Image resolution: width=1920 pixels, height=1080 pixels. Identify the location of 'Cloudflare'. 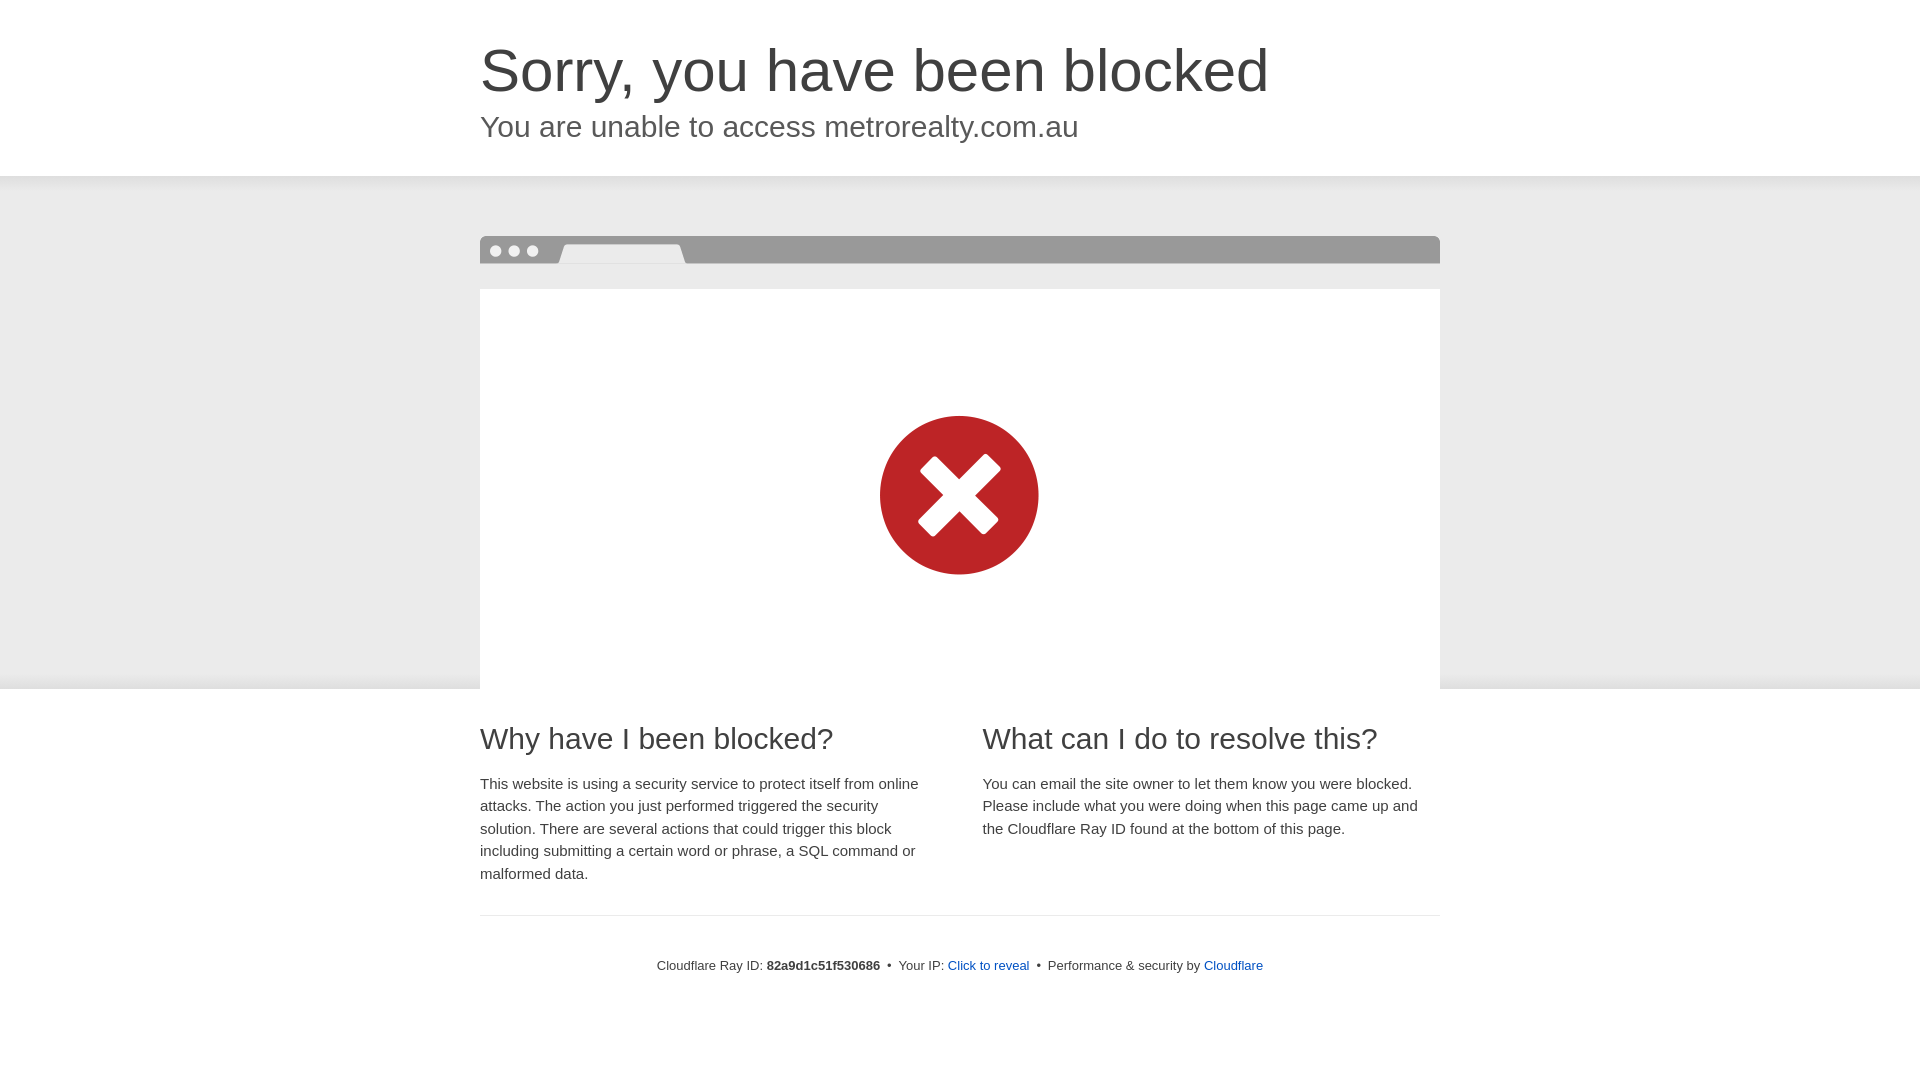
(1232, 964).